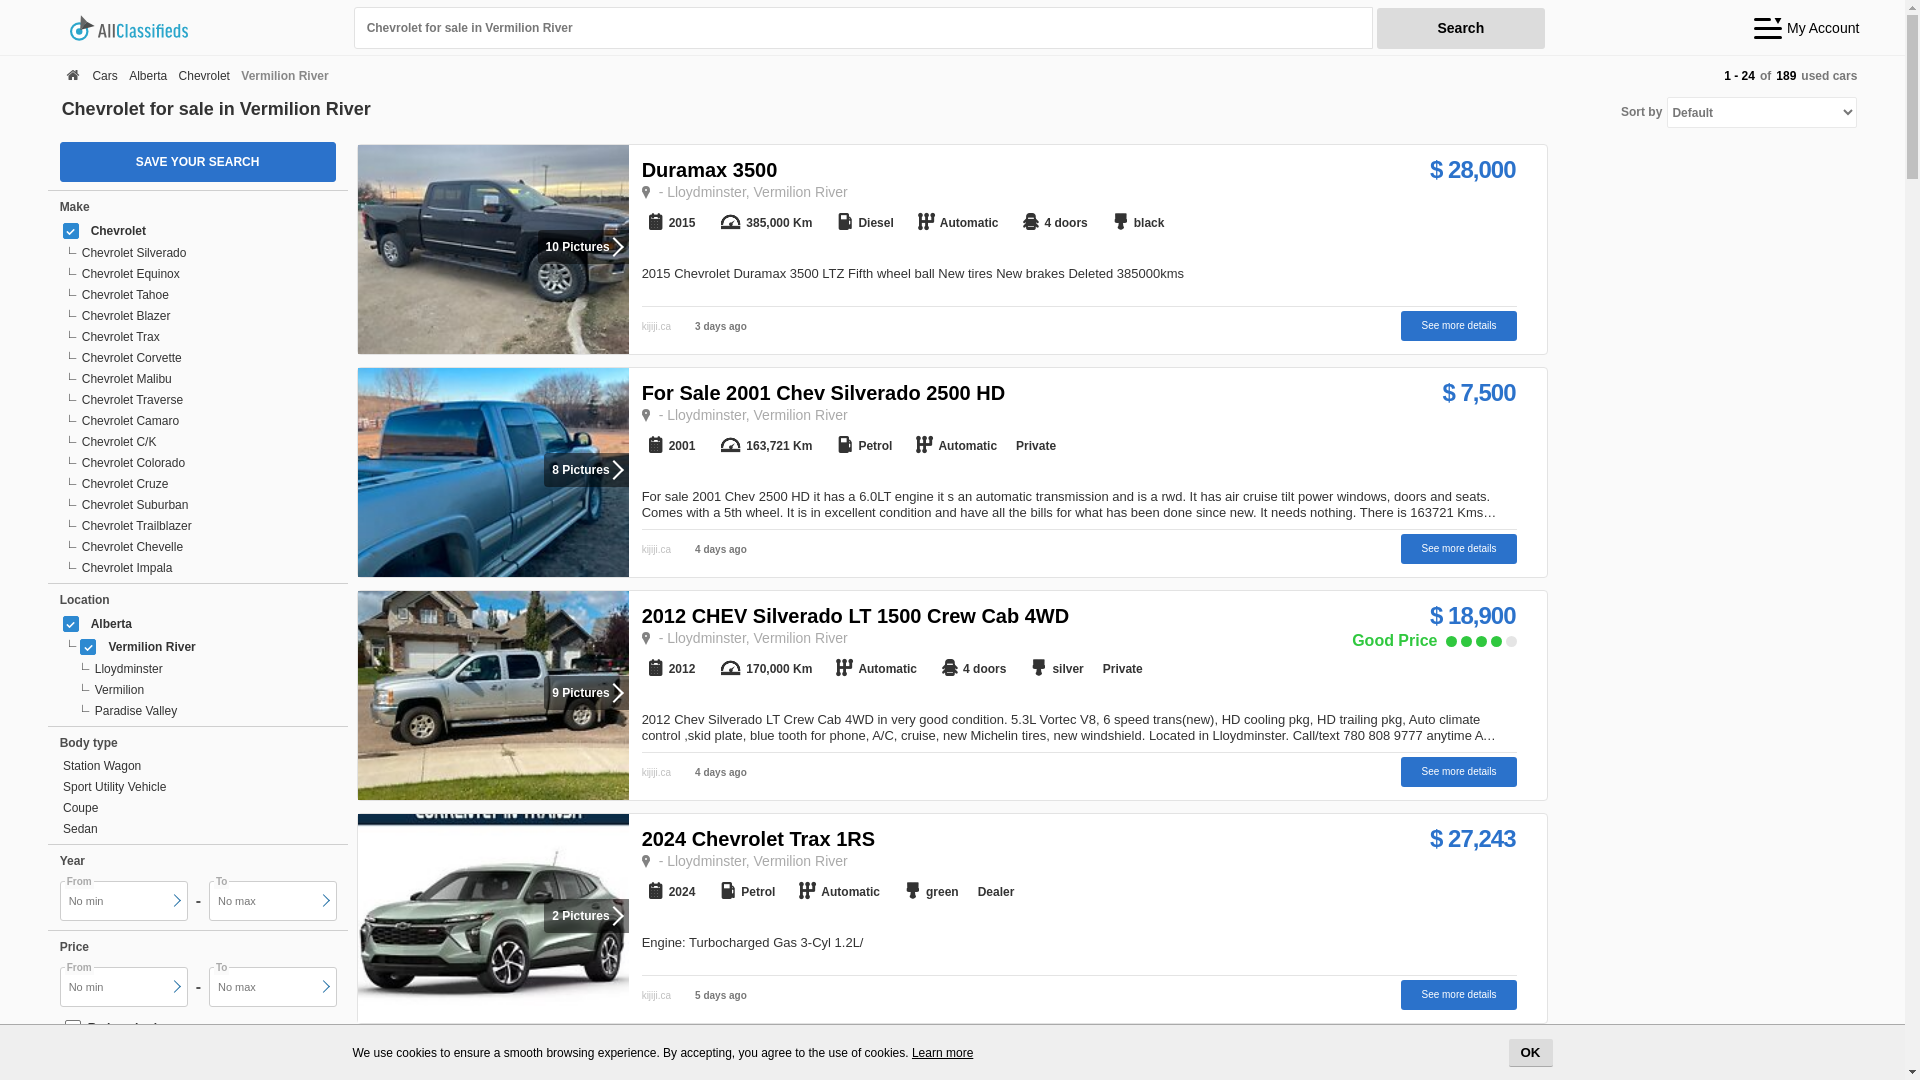 The width and height of the screenshot is (1920, 1080). What do you see at coordinates (77, 463) in the screenshot?
I see `'Chevrolet Colorado'` at bounding box center [77, 463].